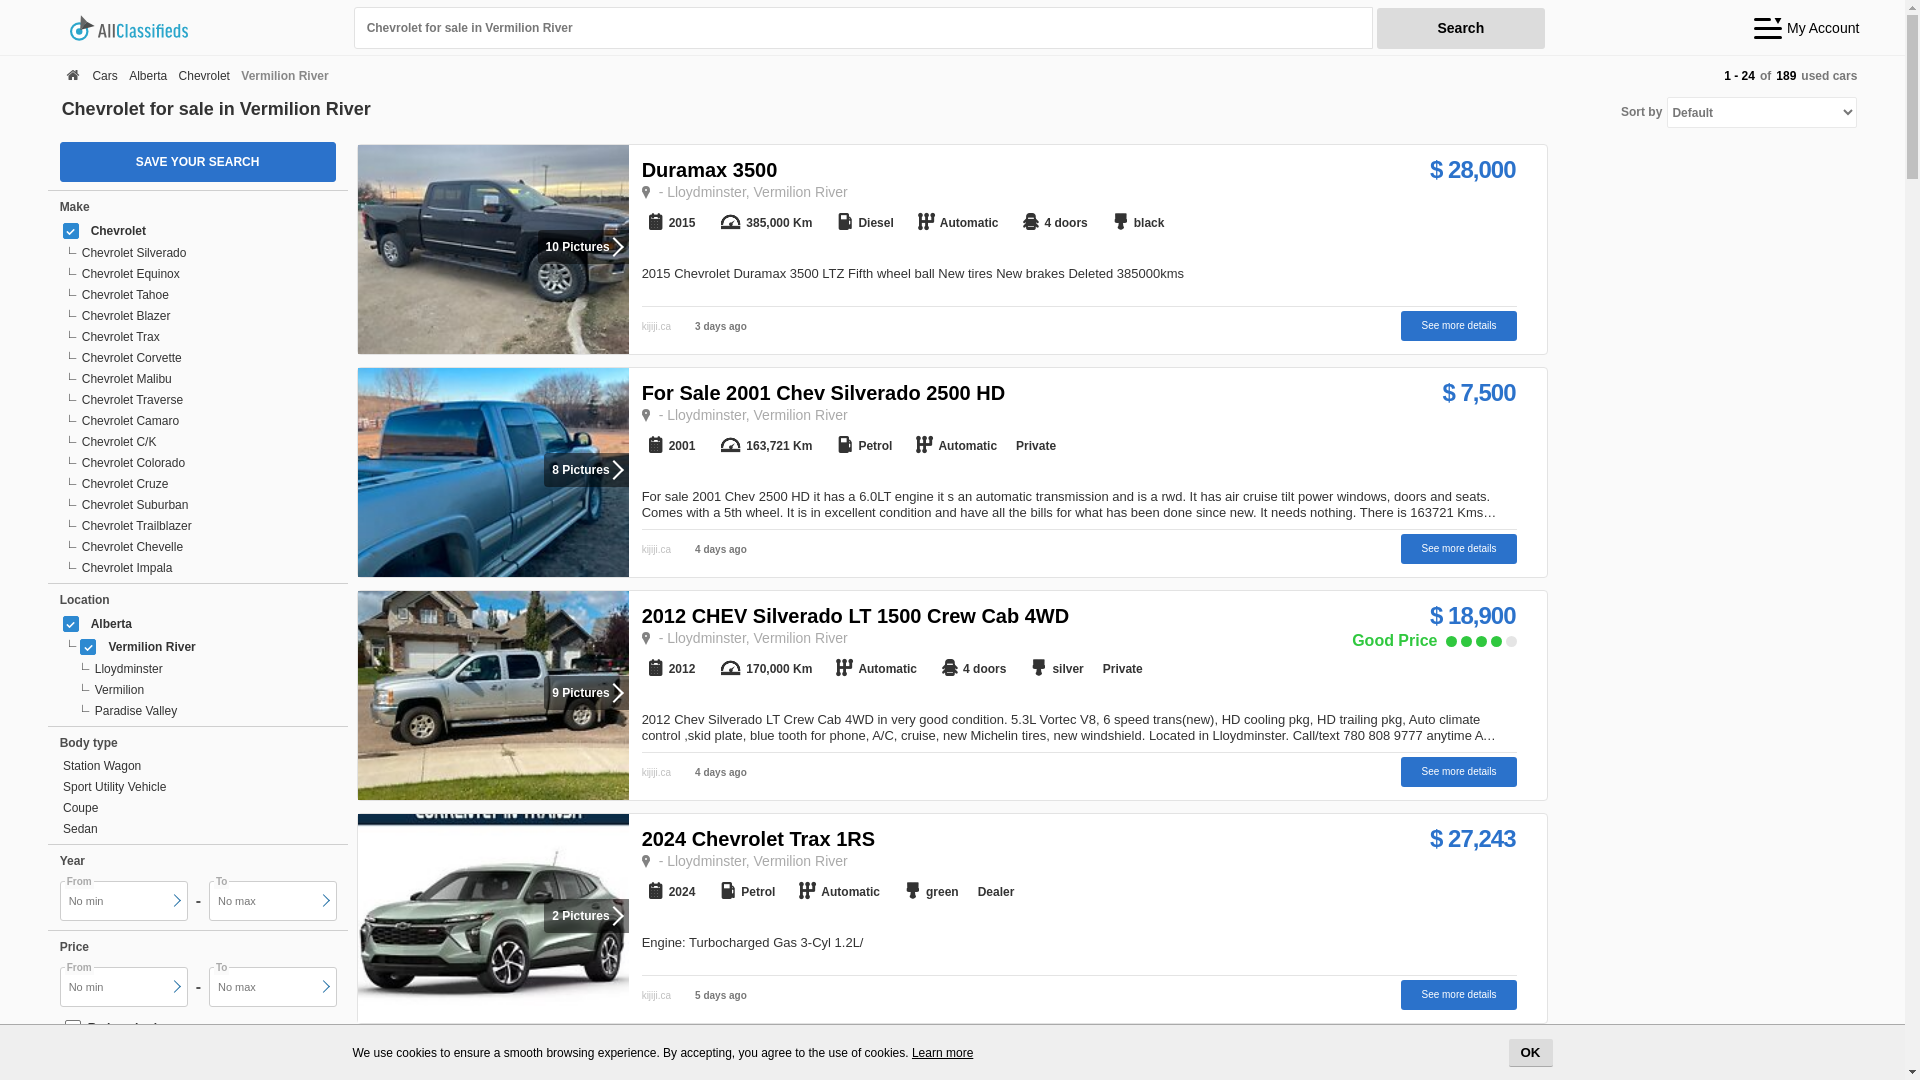 The width and height of the screenshot is (1920, 1080). What do you see at coordinates (77, 463) in the screenshot?
I see `'Chevrolet Colorado'` at bounding box center [77, 463].